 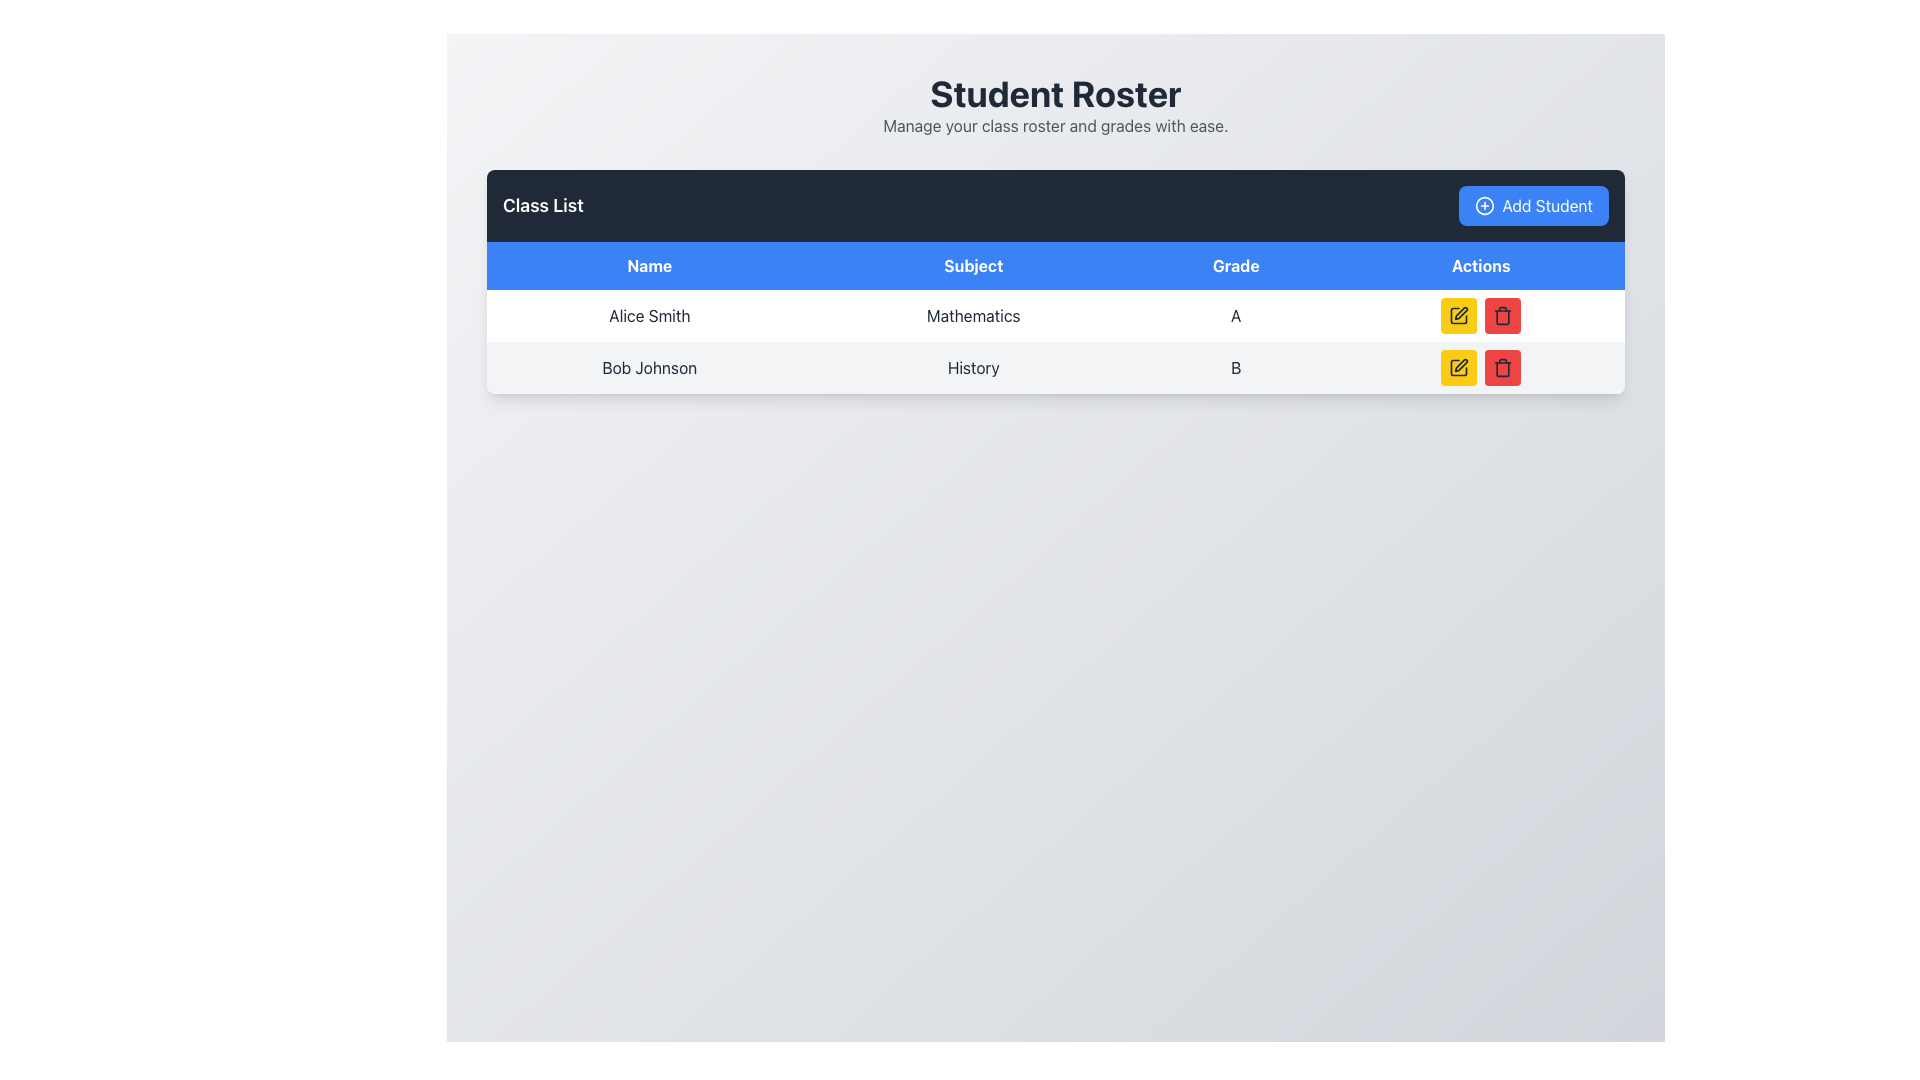 I want to click on the 'Add Student' button in the top-right corner of the 'Class List' header, so click(x=1532, y=205).